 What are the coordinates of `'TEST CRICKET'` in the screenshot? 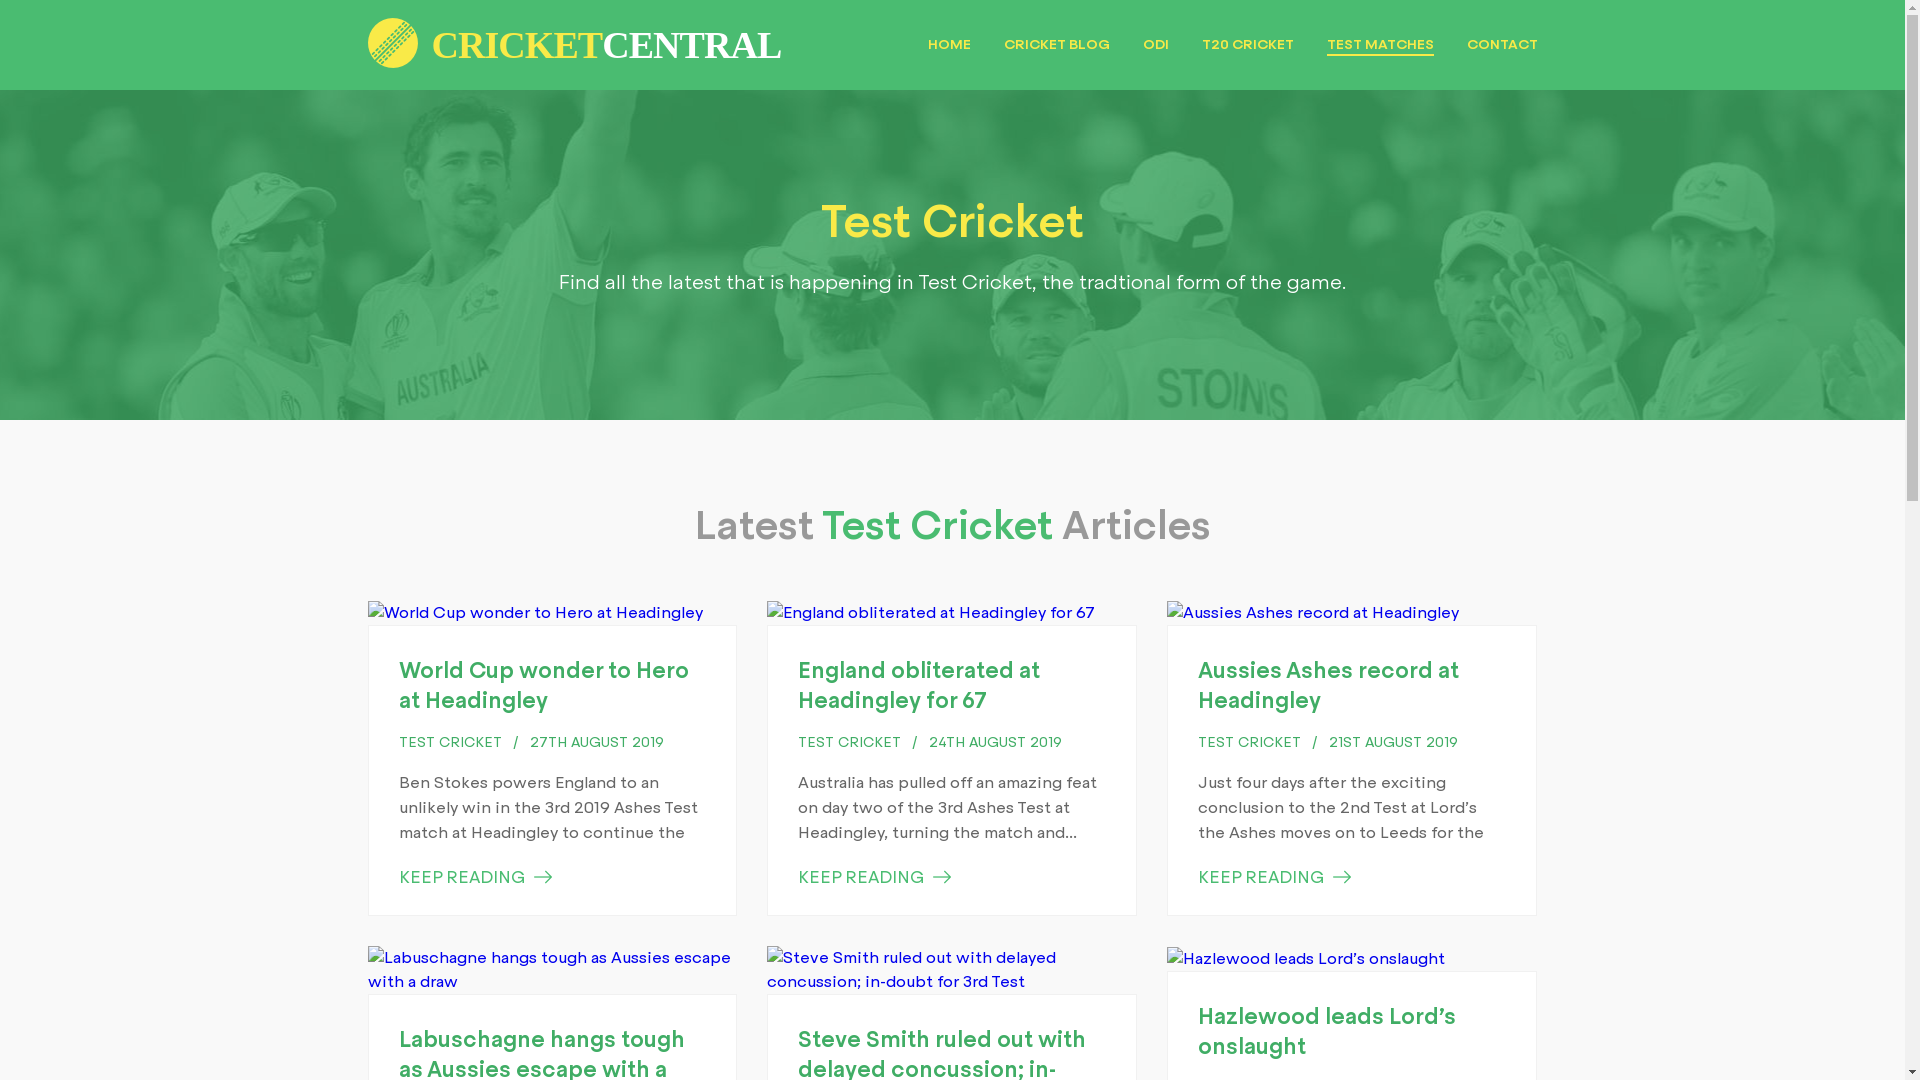 It's located at (1248, 742).